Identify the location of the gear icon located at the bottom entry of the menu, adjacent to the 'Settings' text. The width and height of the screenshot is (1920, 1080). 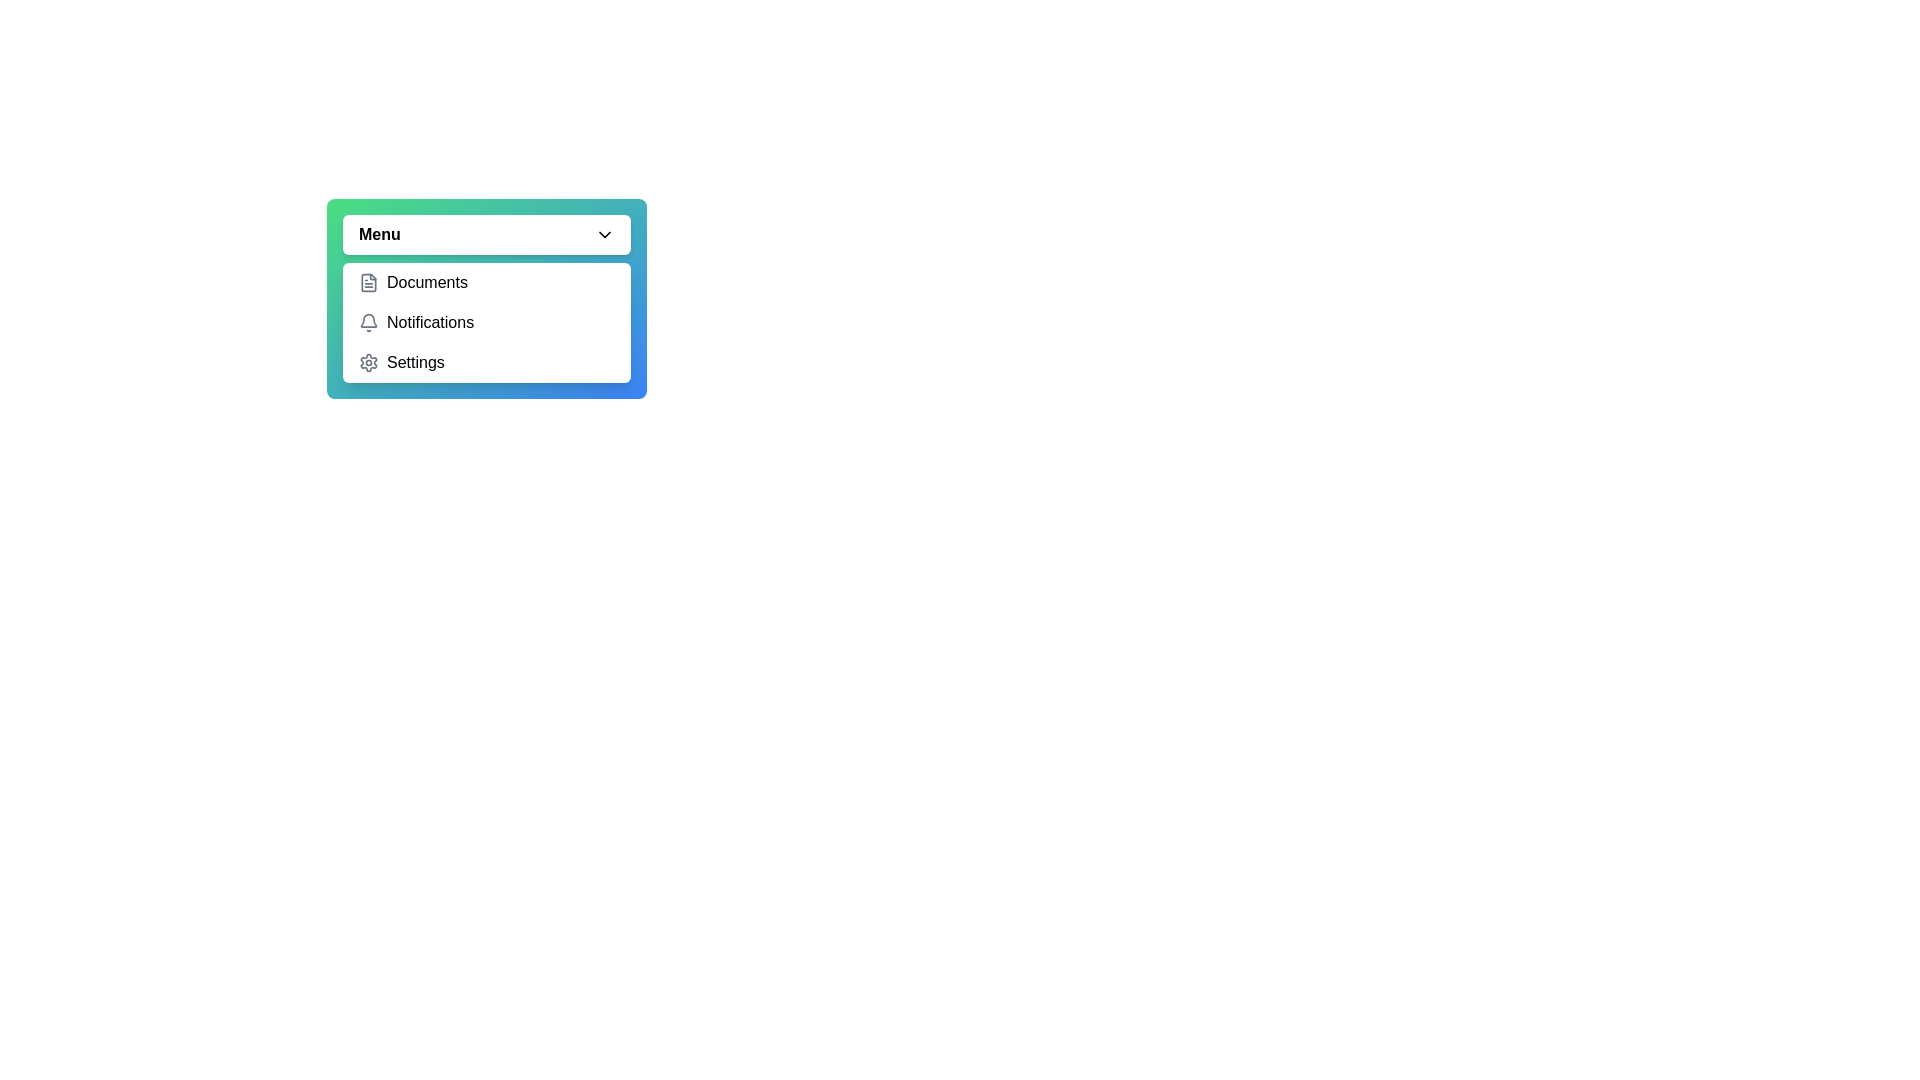
(369, 362).